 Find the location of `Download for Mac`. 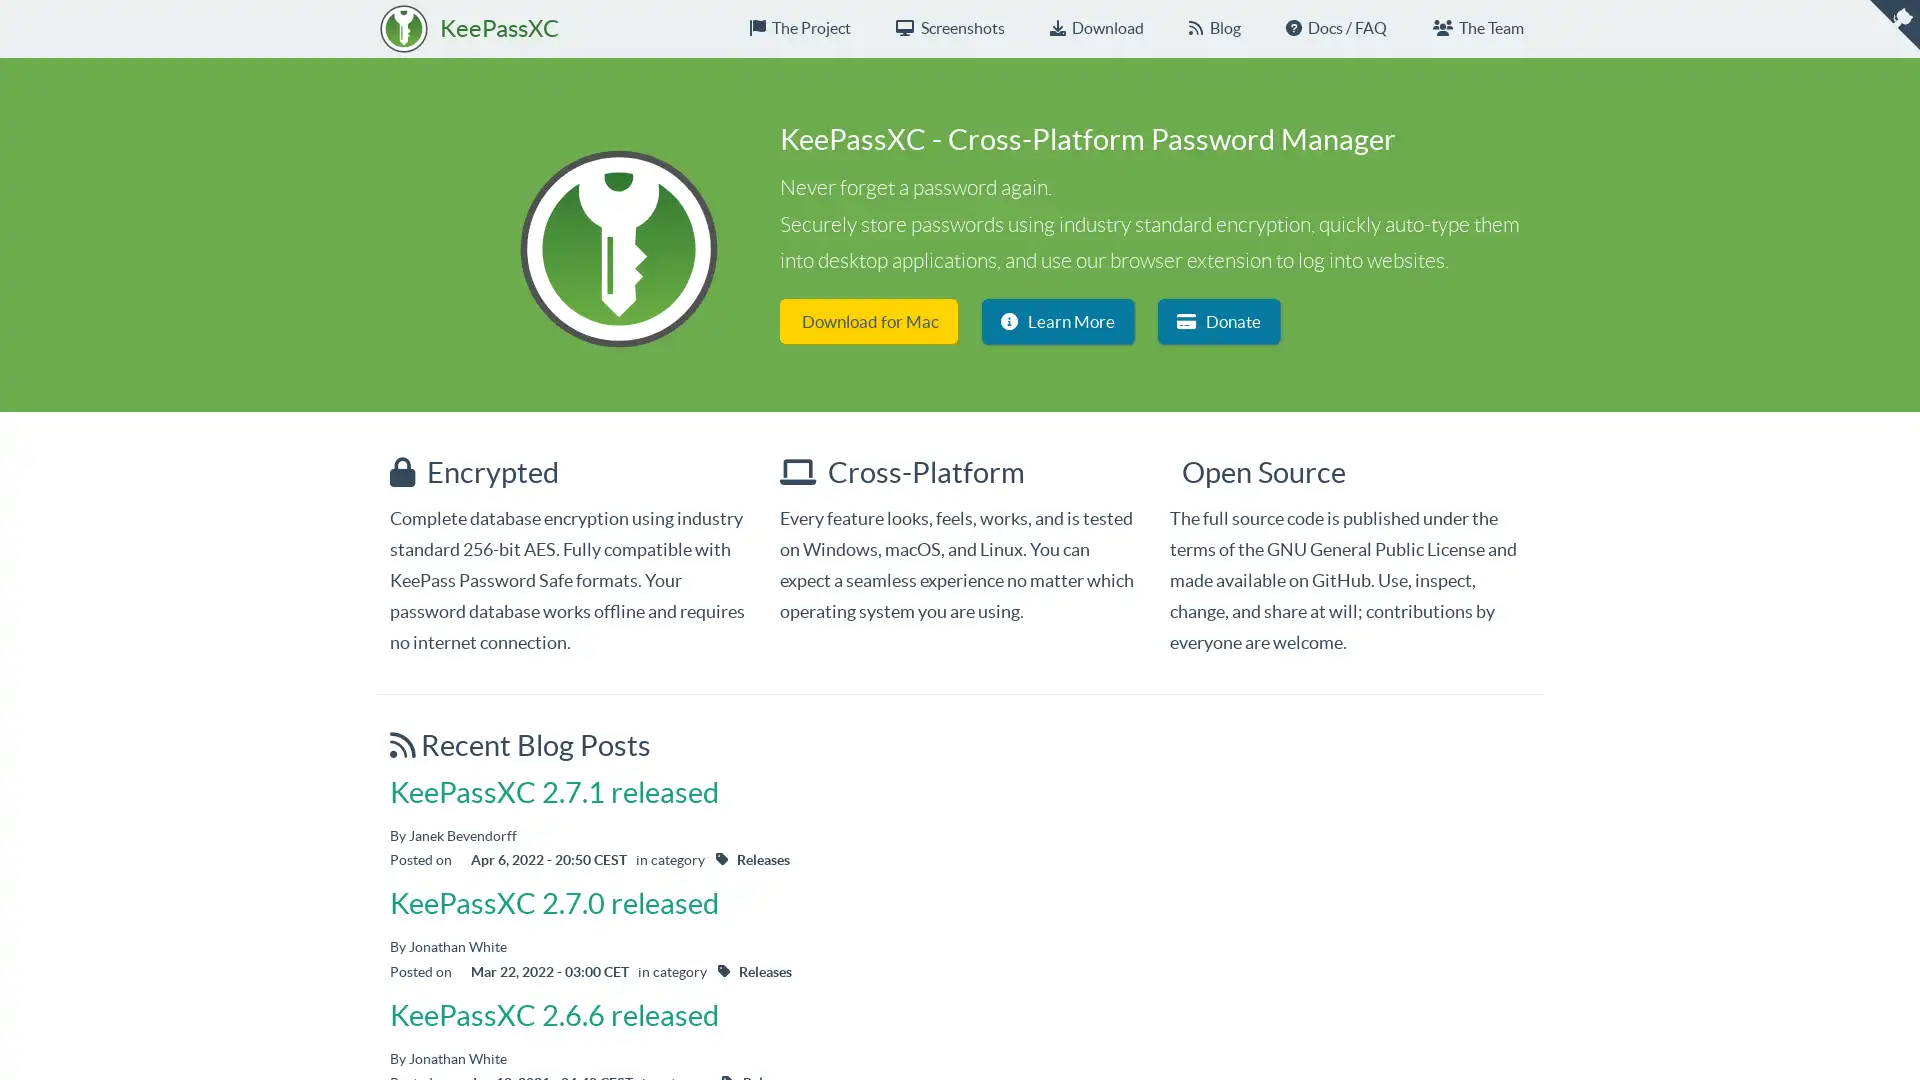

Download for Mac is located at coordinates (868, 319).